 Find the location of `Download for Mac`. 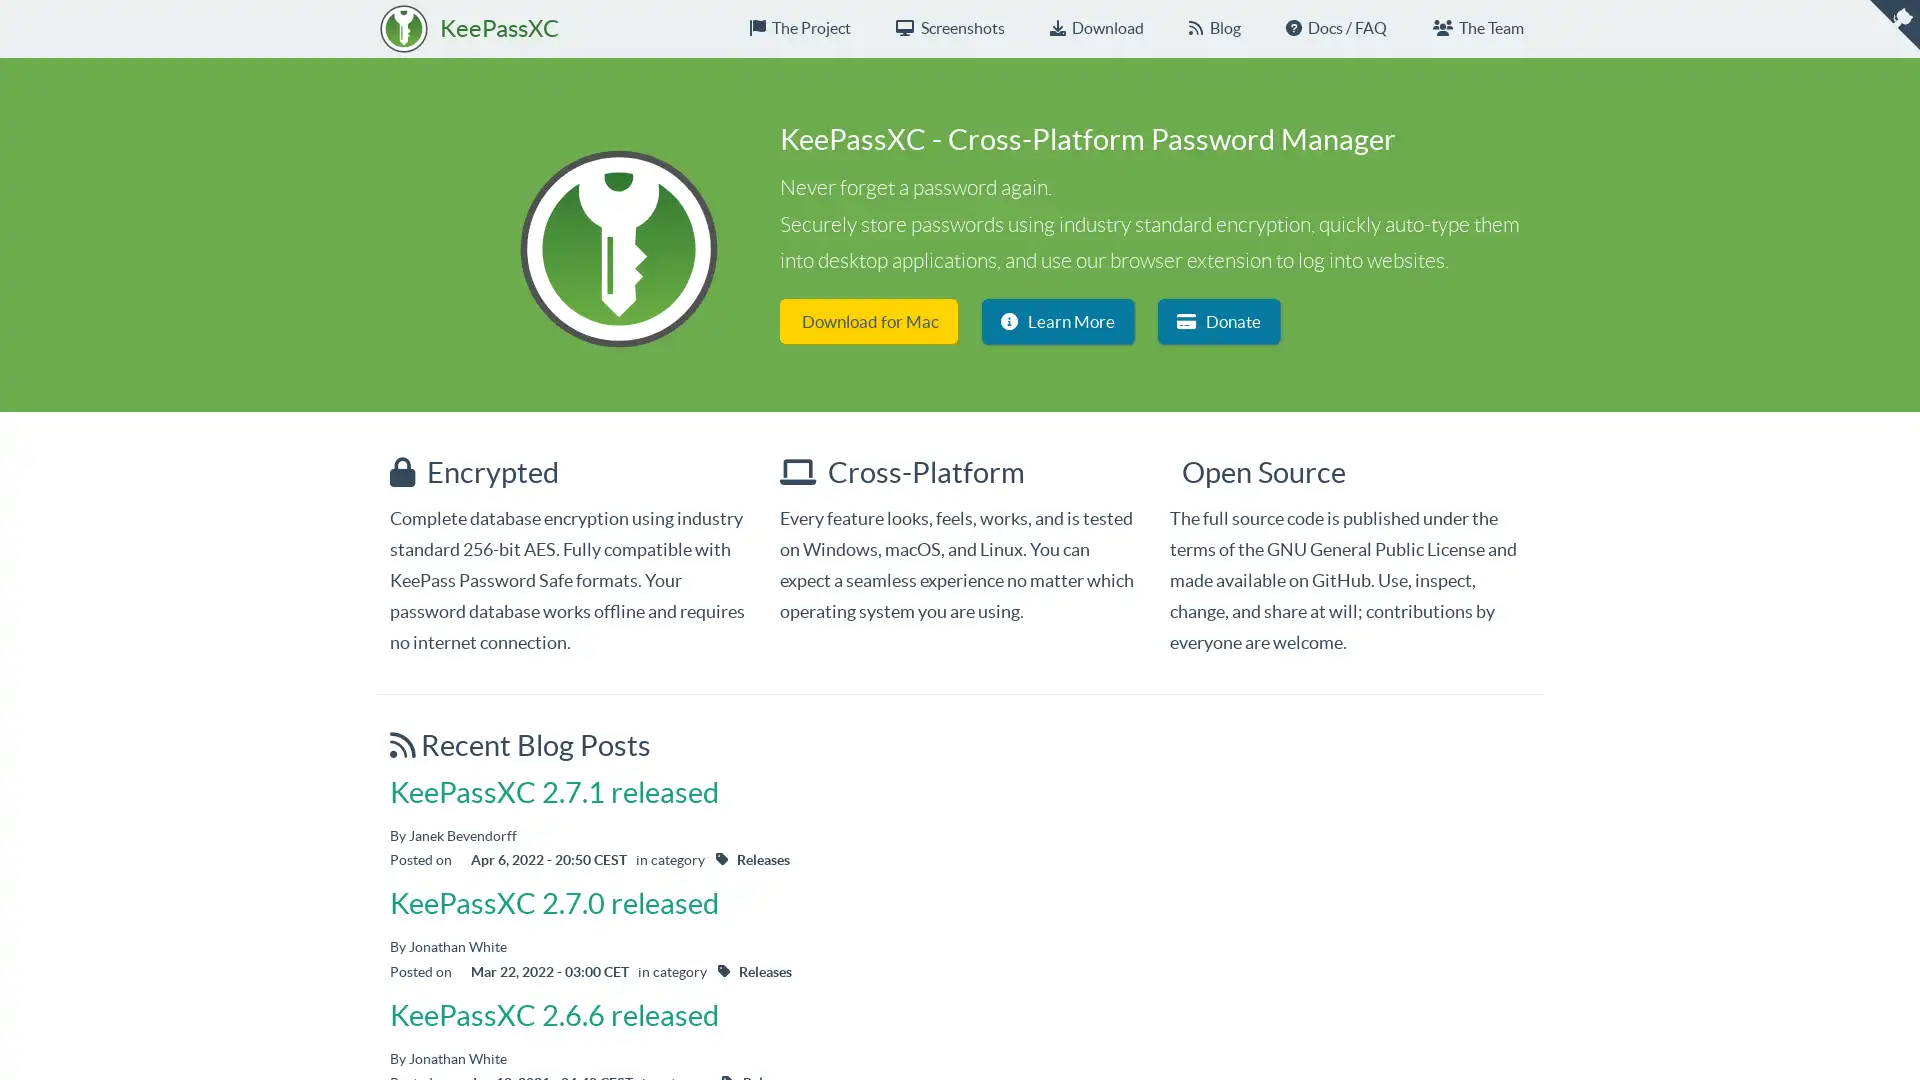

Download for Mac is located at coordinates (868, 319).